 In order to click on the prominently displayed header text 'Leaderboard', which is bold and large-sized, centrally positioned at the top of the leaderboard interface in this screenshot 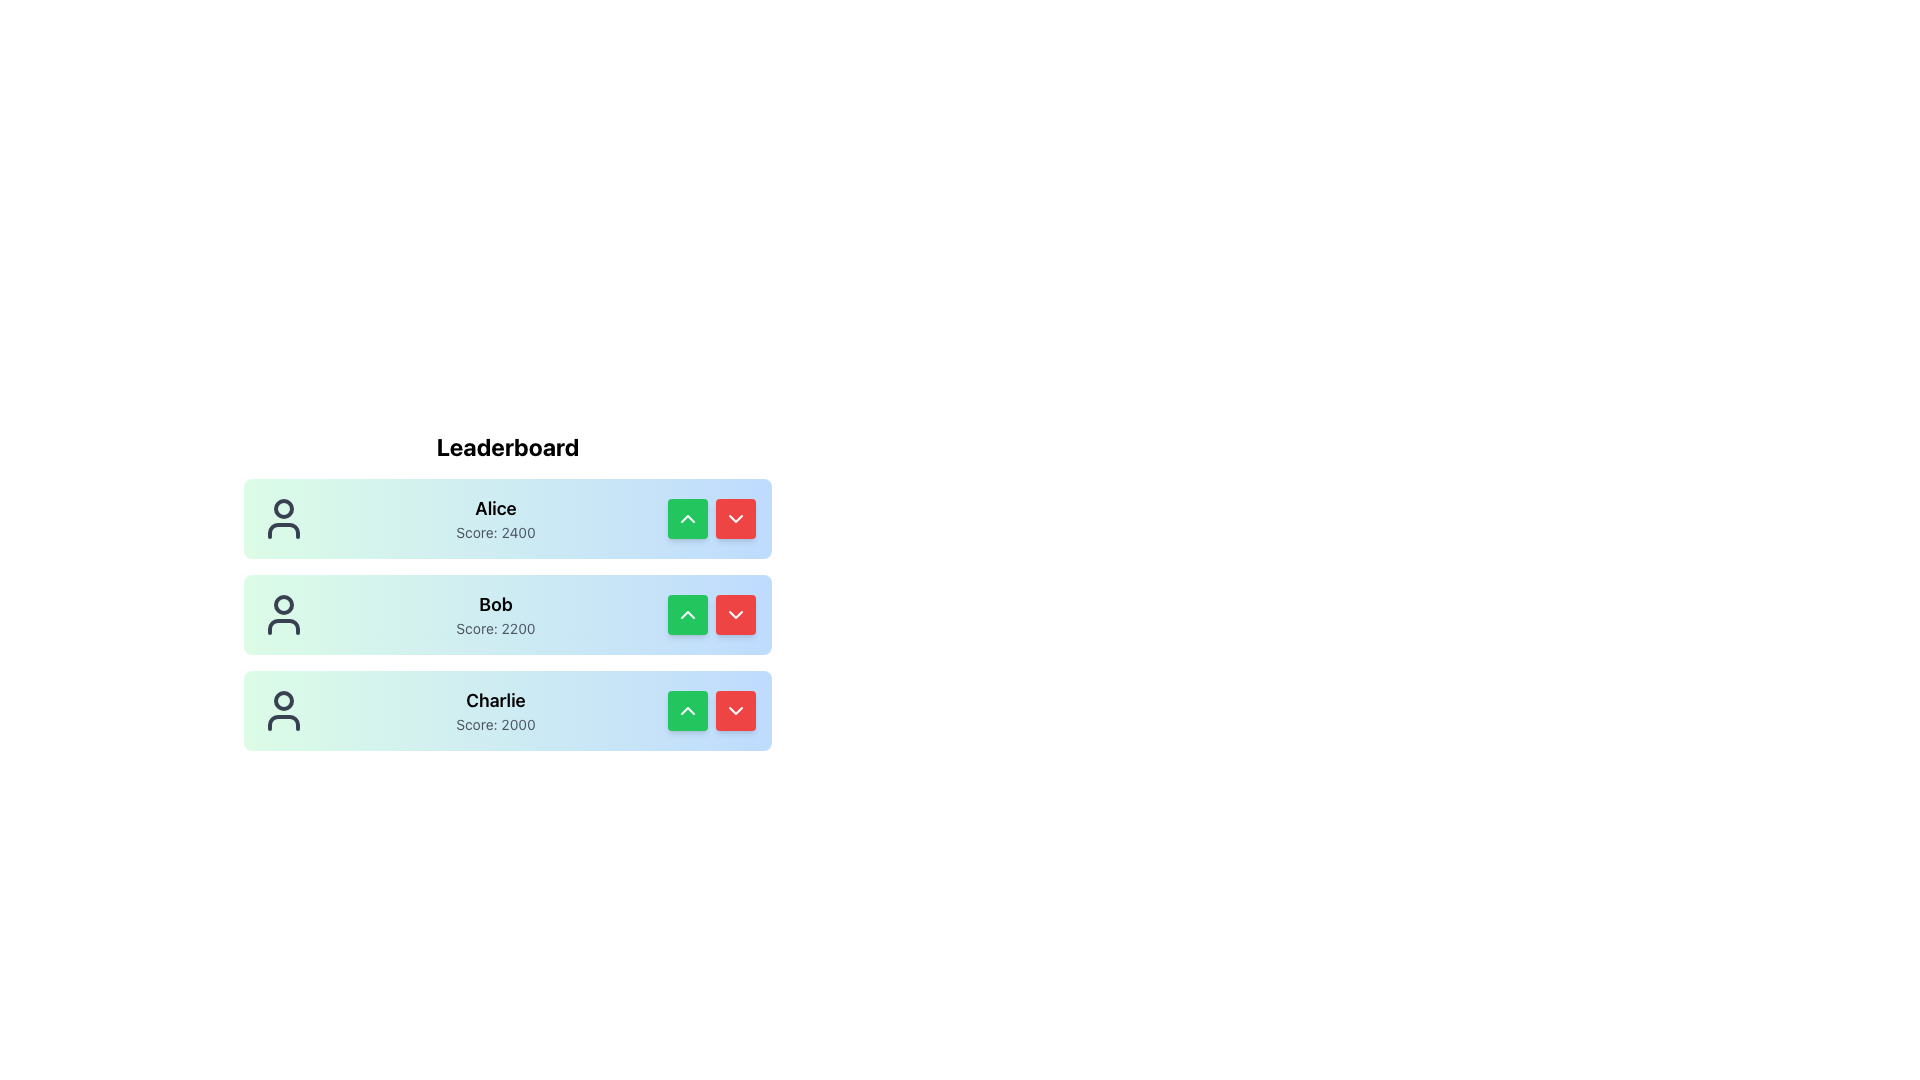, I will do `click(508, 446)`.